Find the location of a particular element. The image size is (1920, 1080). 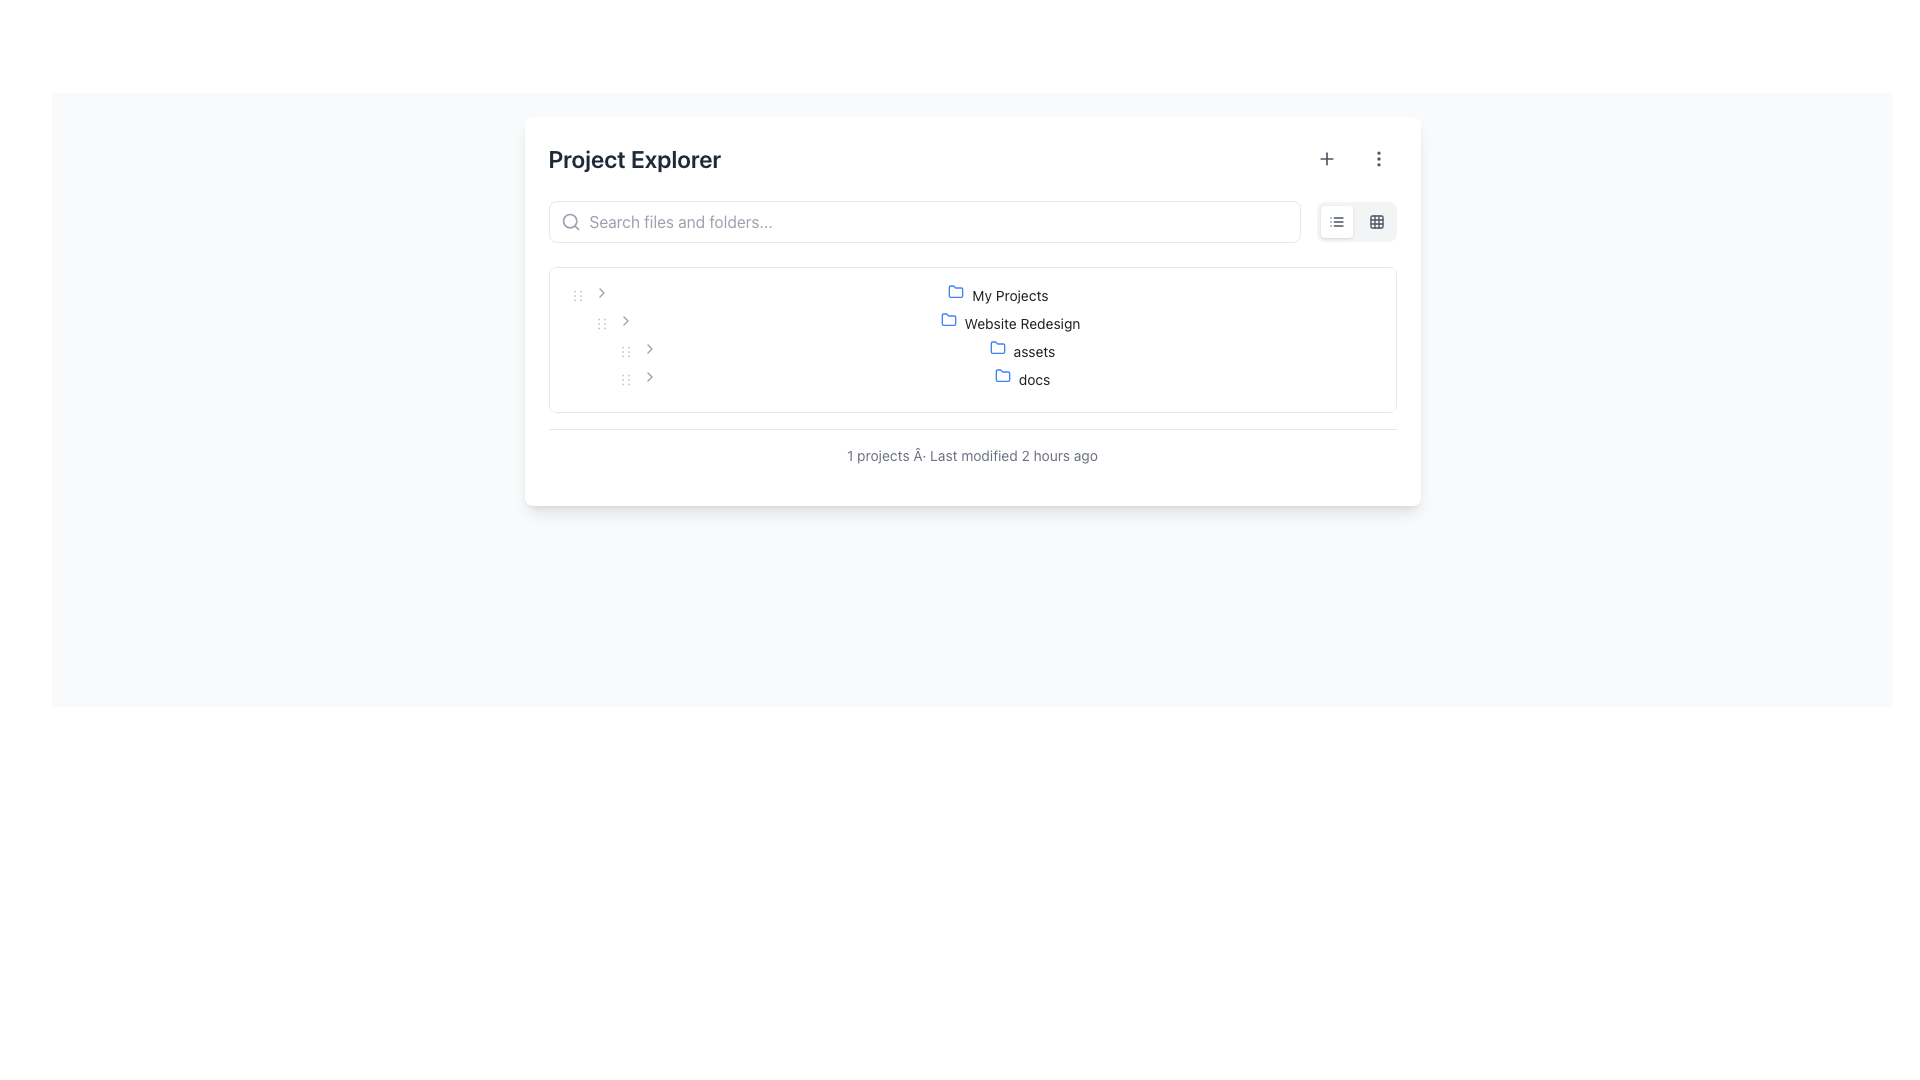

the 'Website Redesign' folder node is located at coordinates (972, 323).